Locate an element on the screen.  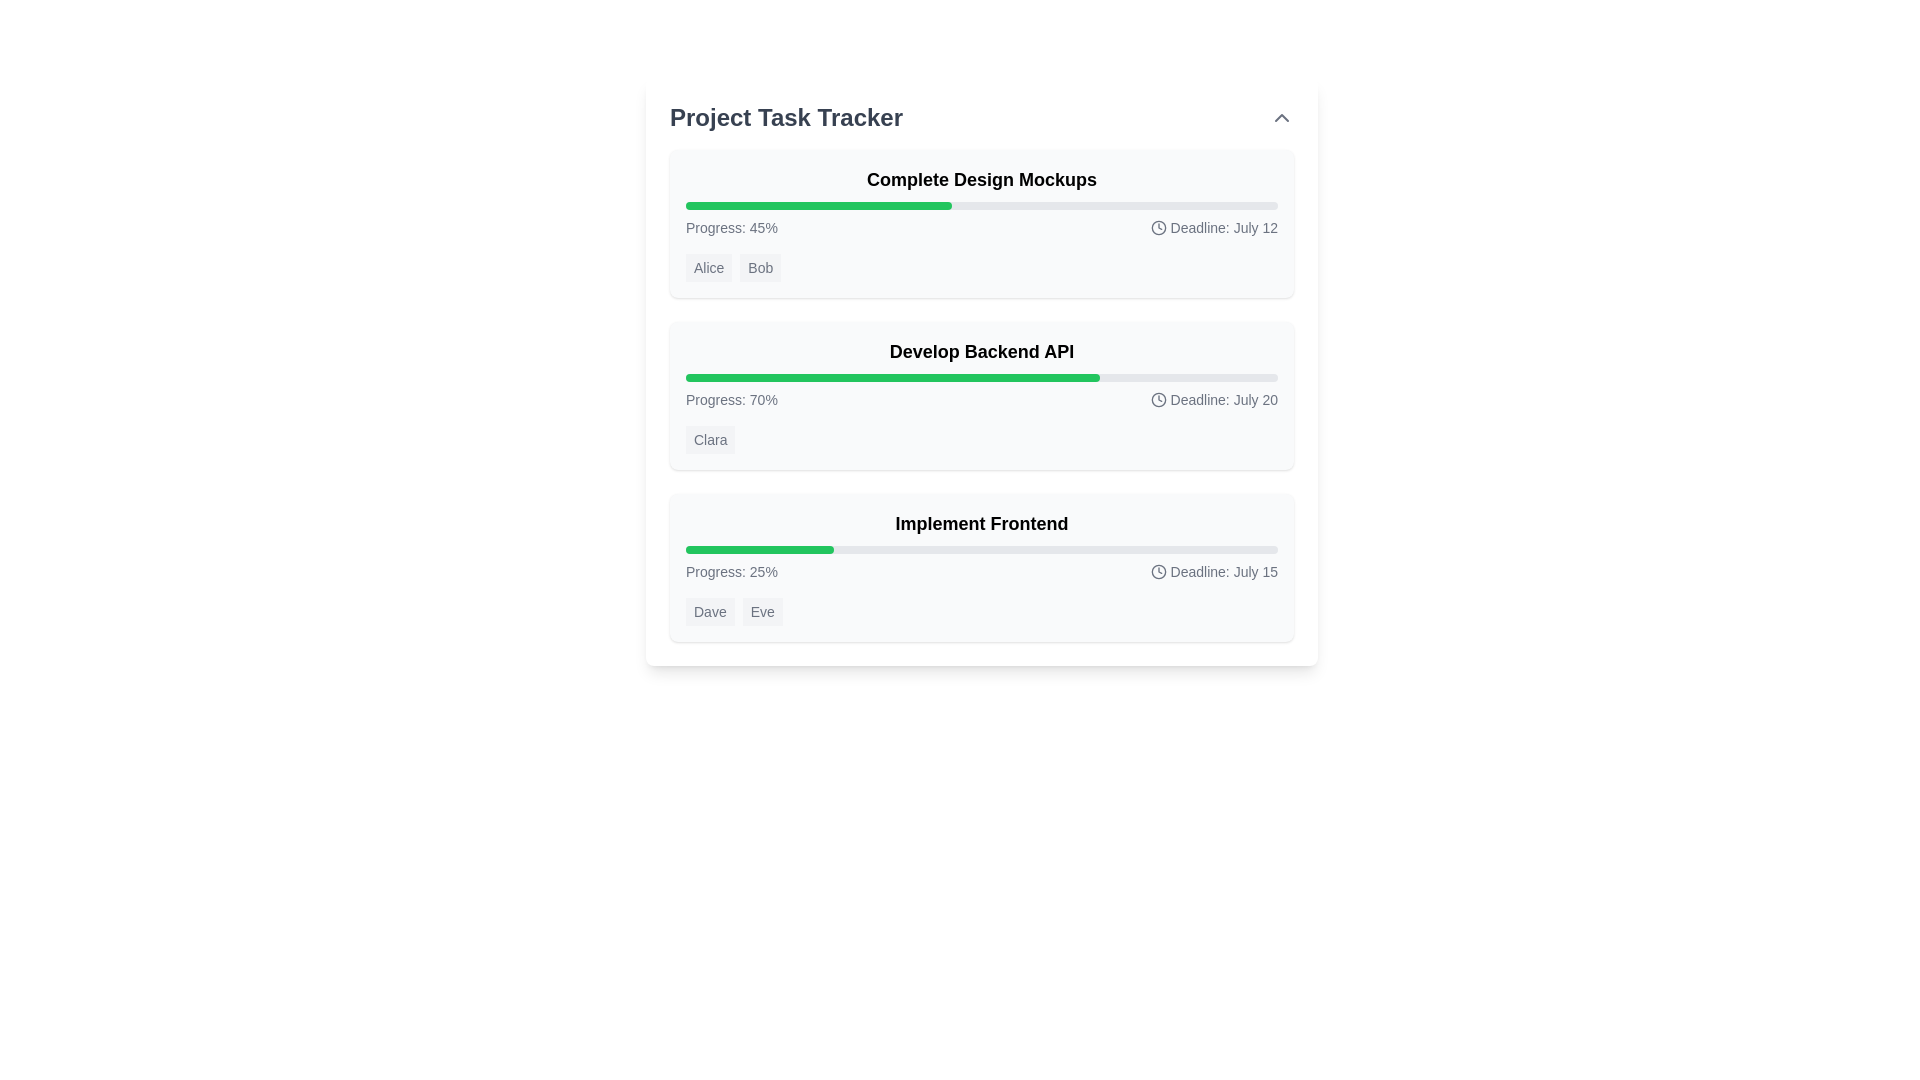
the clock icon representing the deadline information, located to the left of the text 'Deadline: July 20' in the second task card labeled 'Develop Backend API' is located at coordinates (1158, 400).